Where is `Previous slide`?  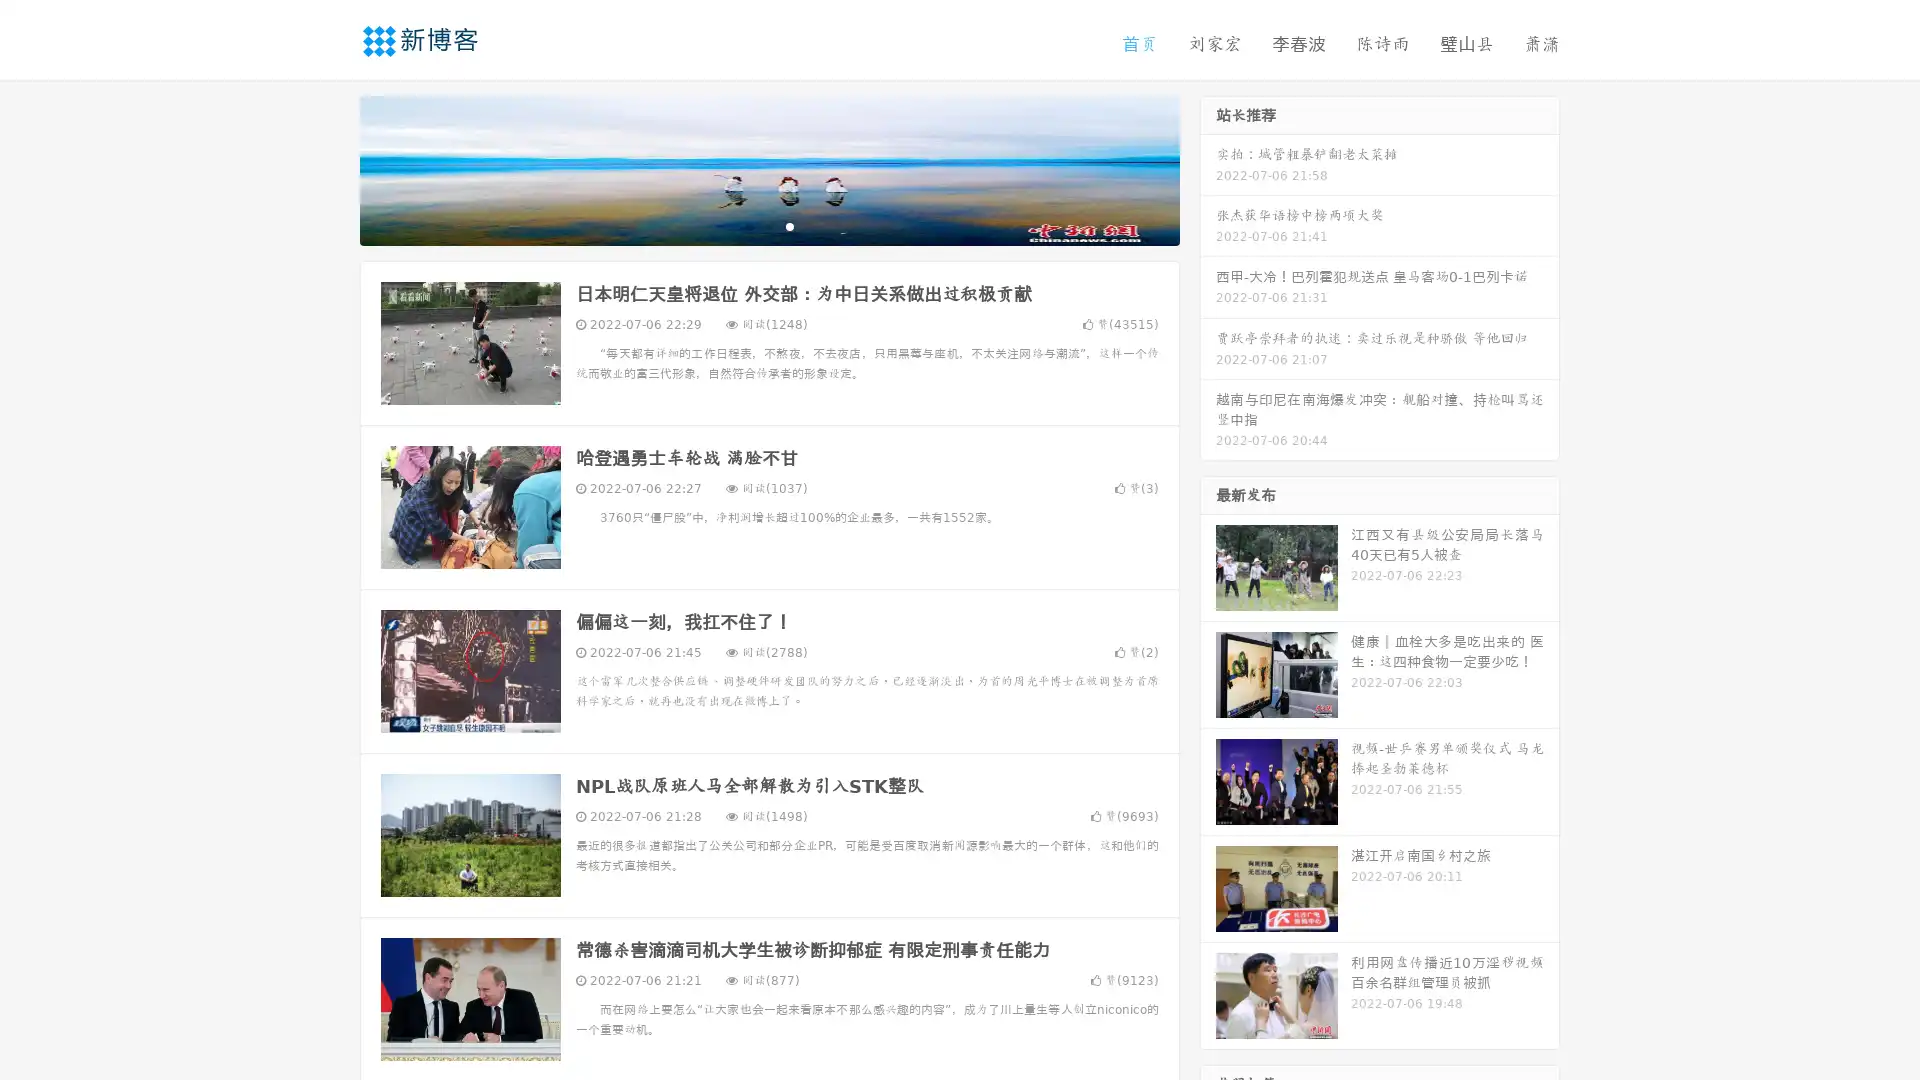 Previous slide is located at coordinates (330, 168).